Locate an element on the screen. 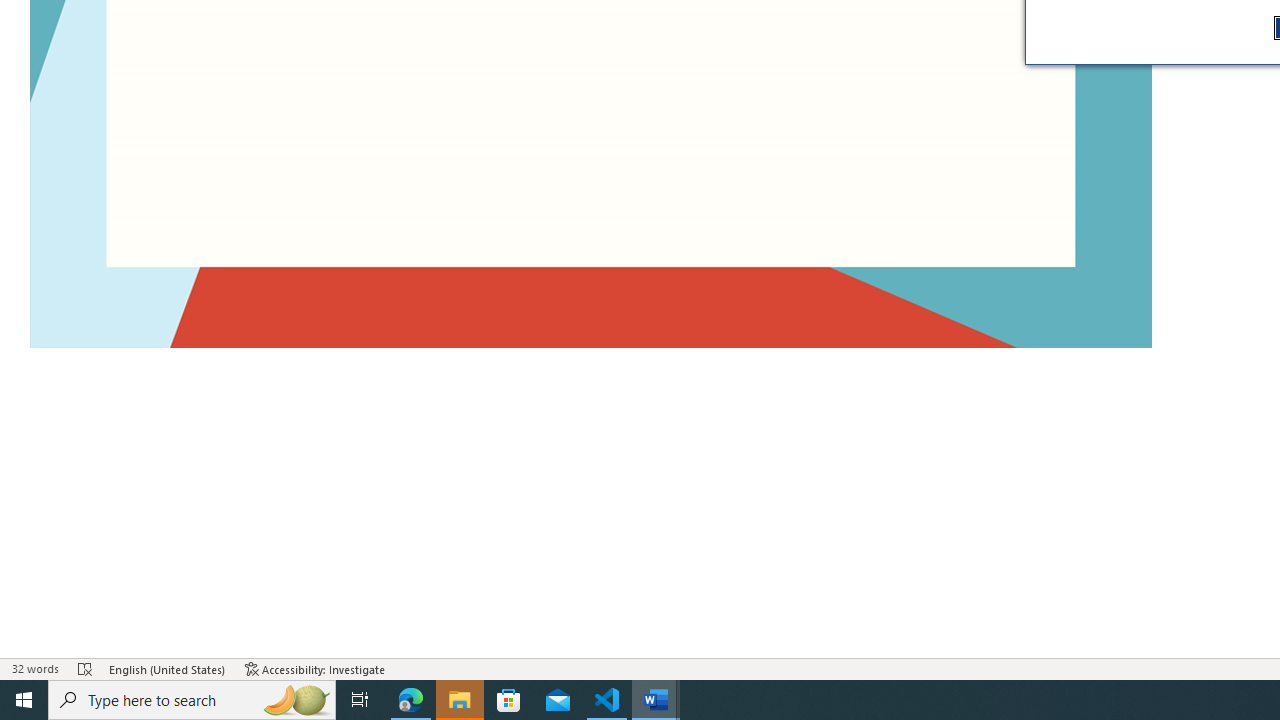  'Word - 2 running windows' is located at coordinates (656, 698).